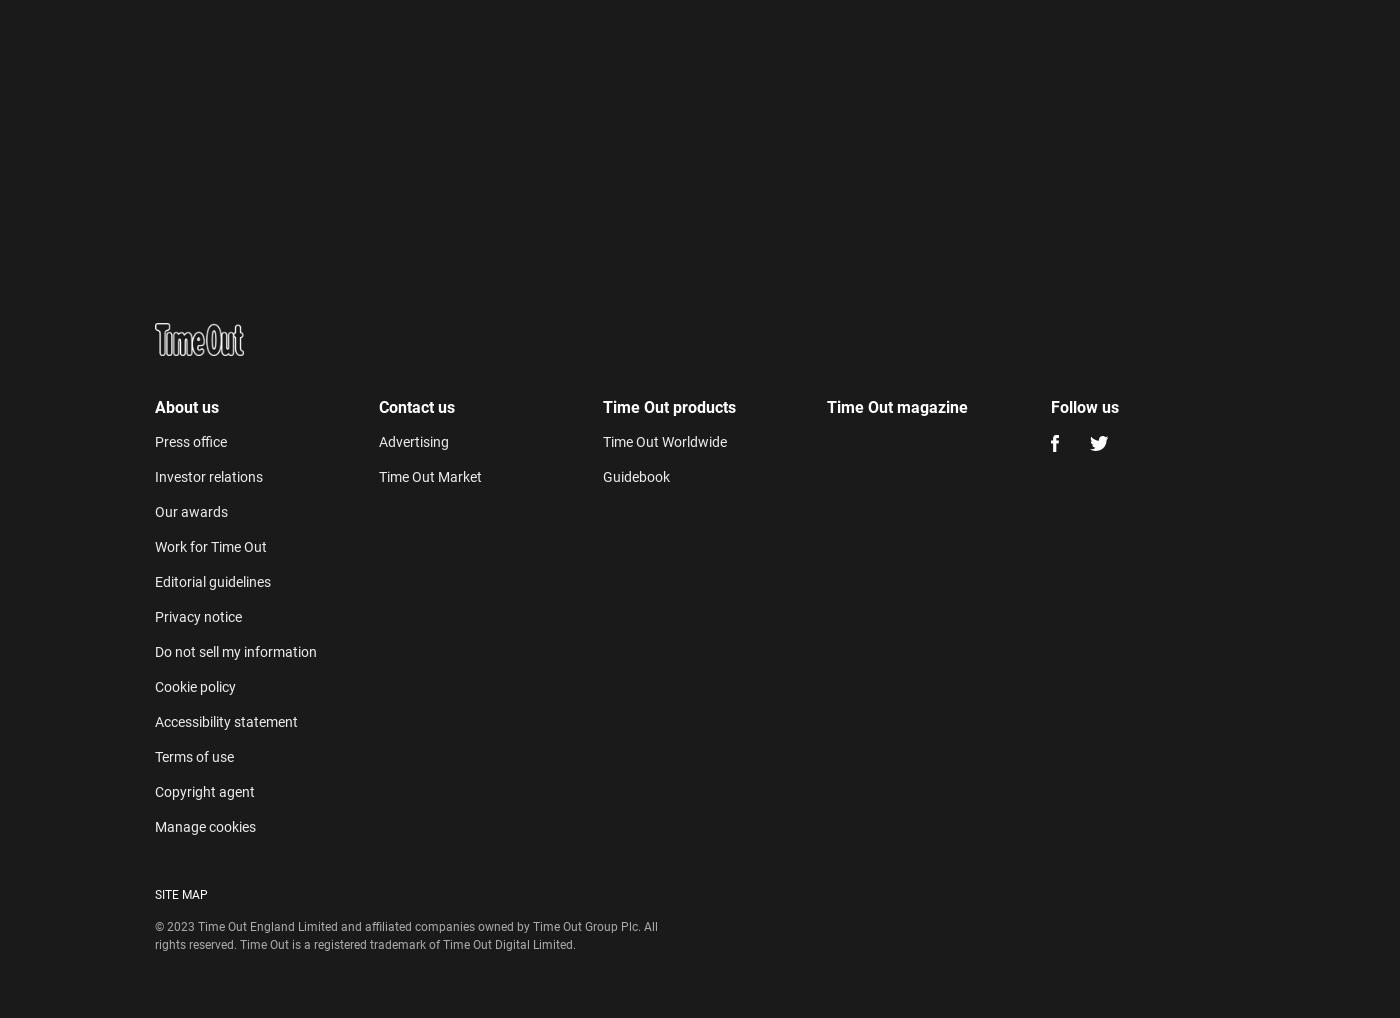 The width and height of the screenshot is (1400, 1018). I want to click on 'Press office', so click(154, 441).